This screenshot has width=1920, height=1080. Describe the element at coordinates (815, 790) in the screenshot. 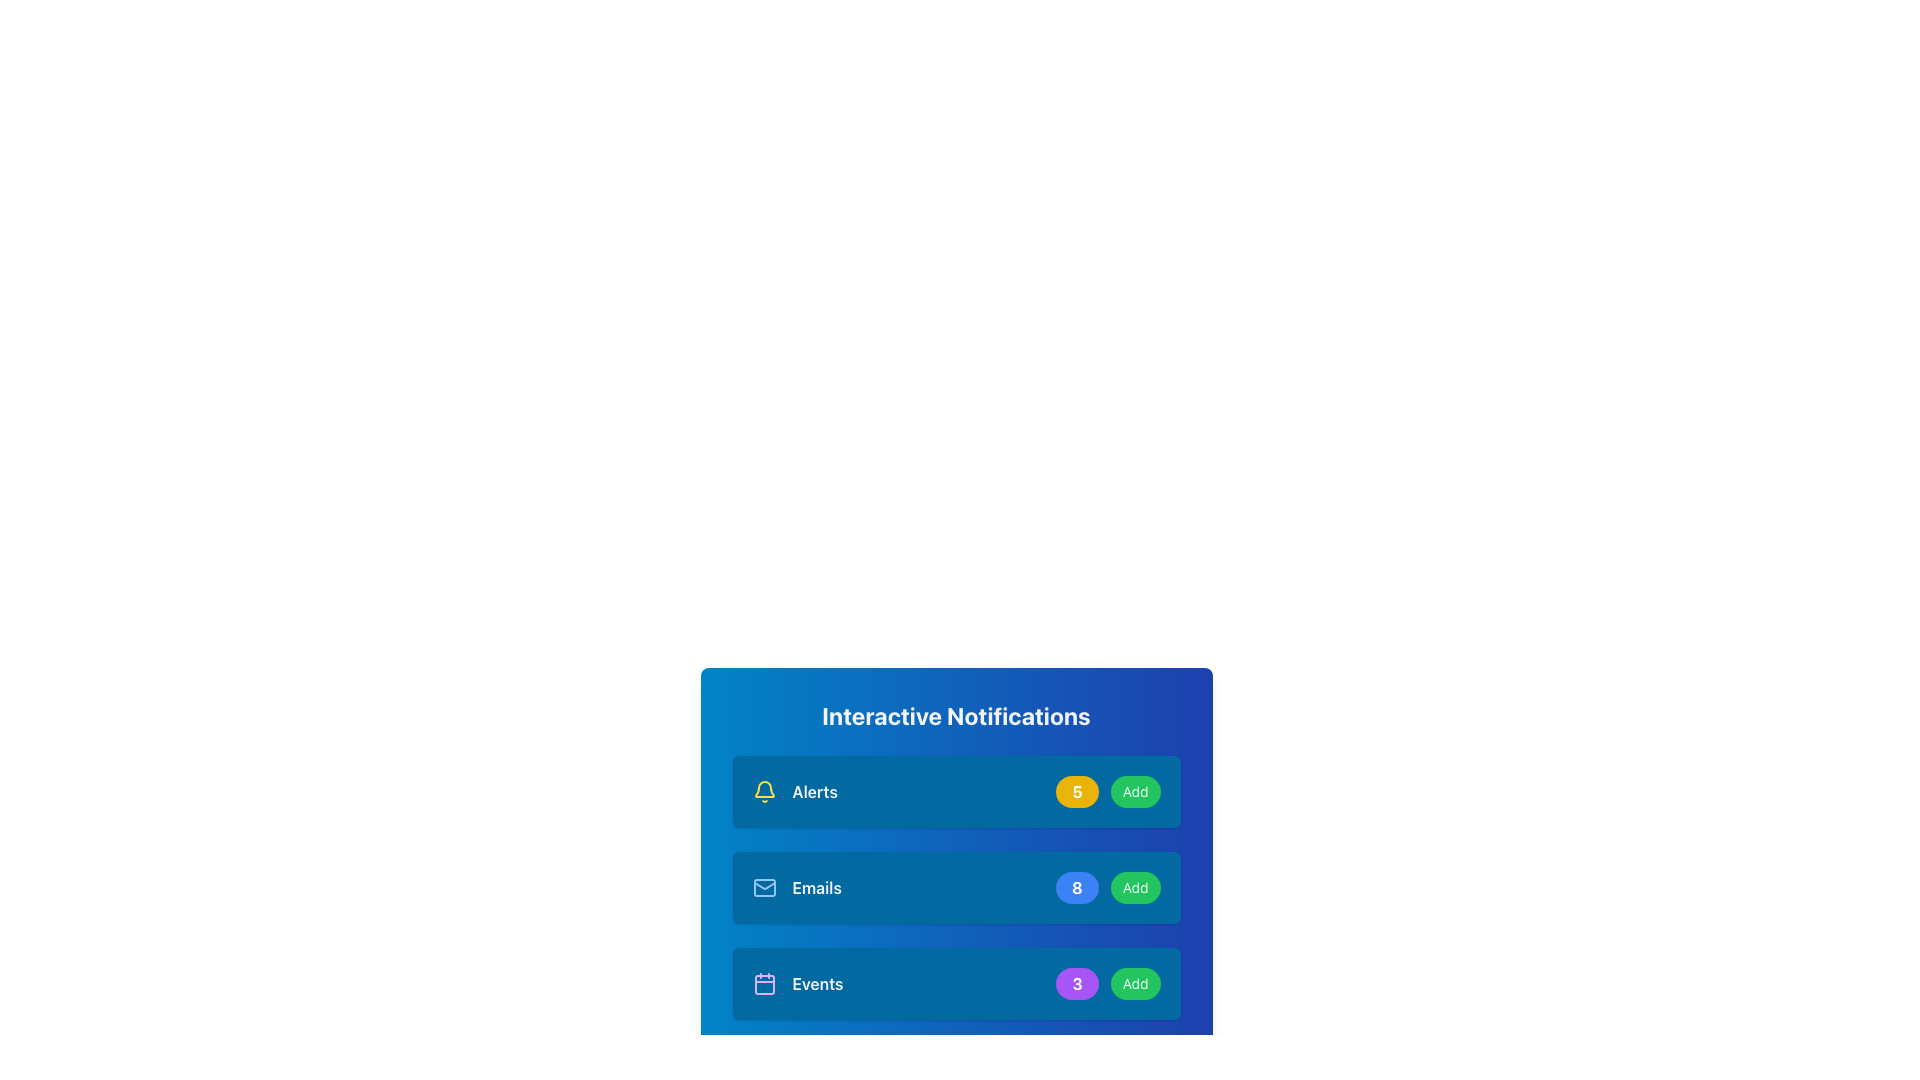

I see `the 'Alerts' text label in the first row of the 'Interactive Notifications' section, which indicates the type of notification` at that location.